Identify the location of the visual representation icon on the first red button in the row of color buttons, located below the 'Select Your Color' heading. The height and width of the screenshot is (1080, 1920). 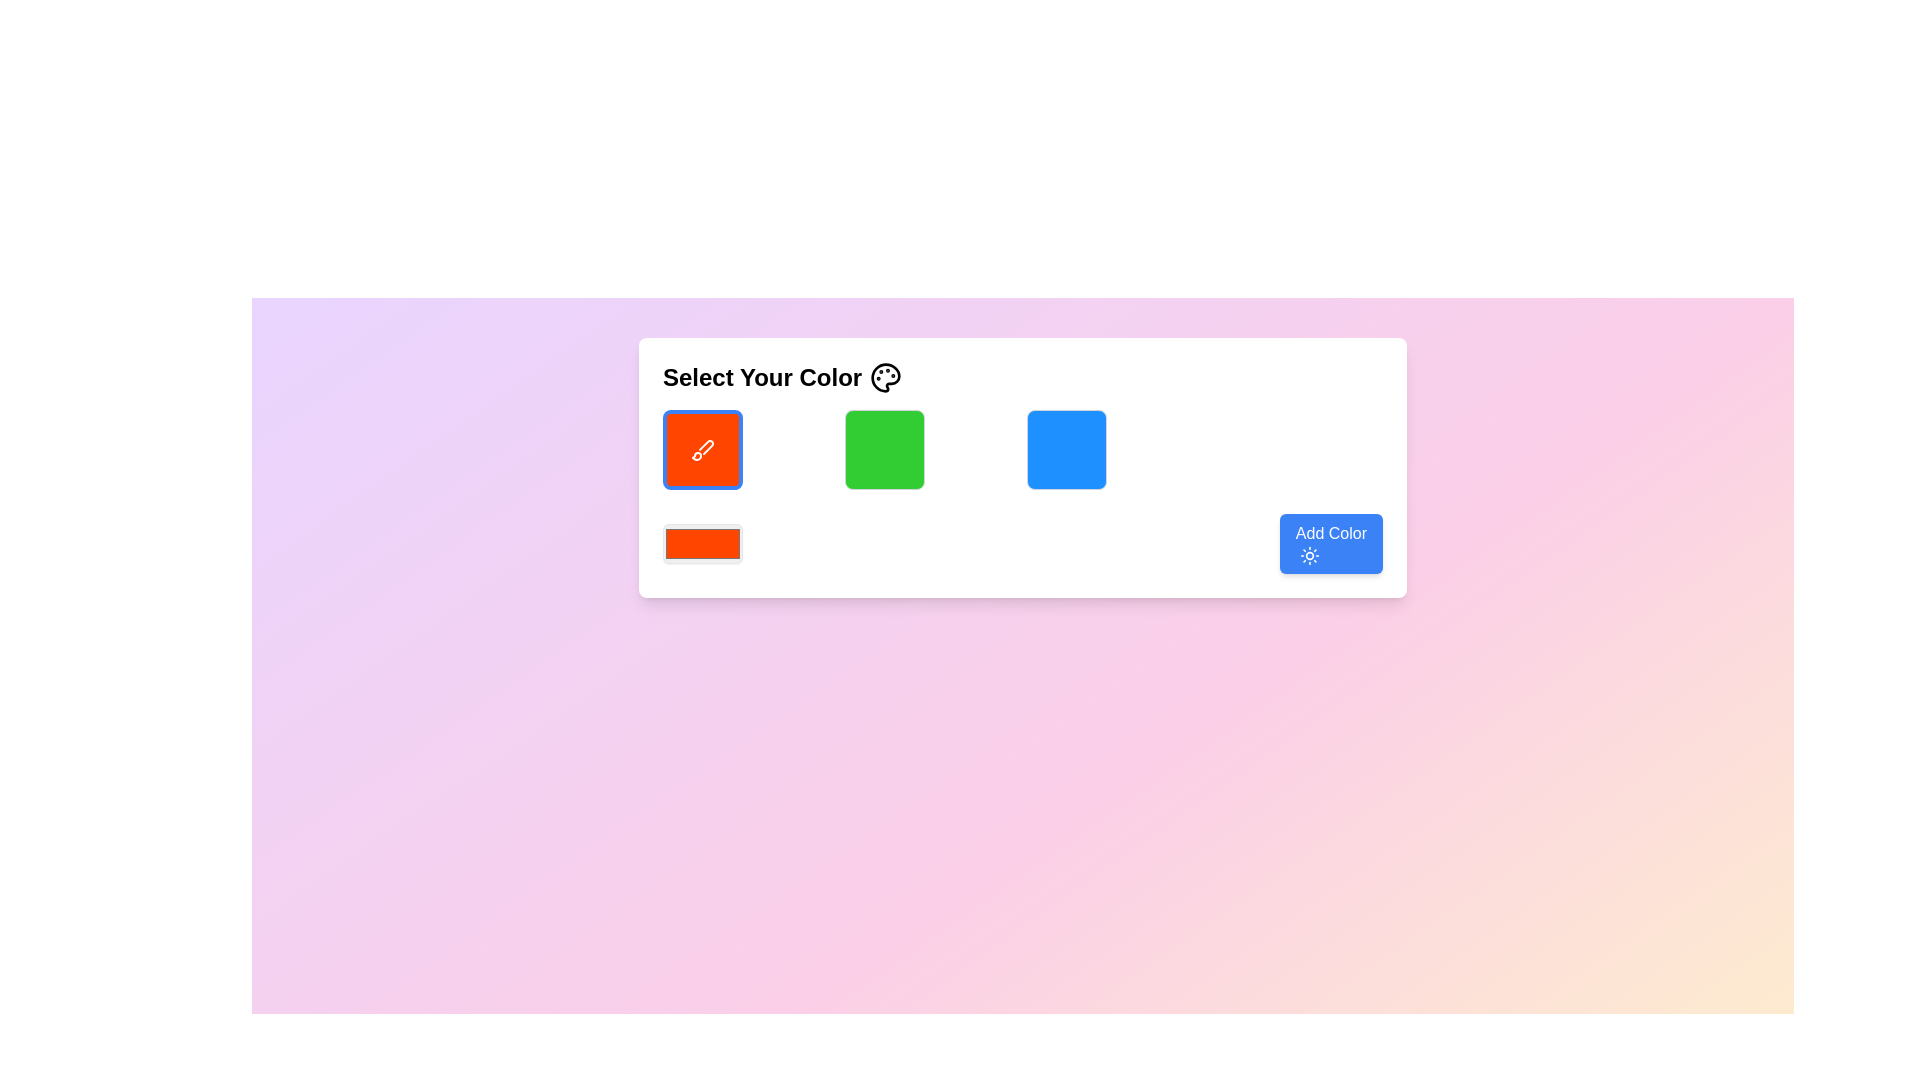
(706, 446).